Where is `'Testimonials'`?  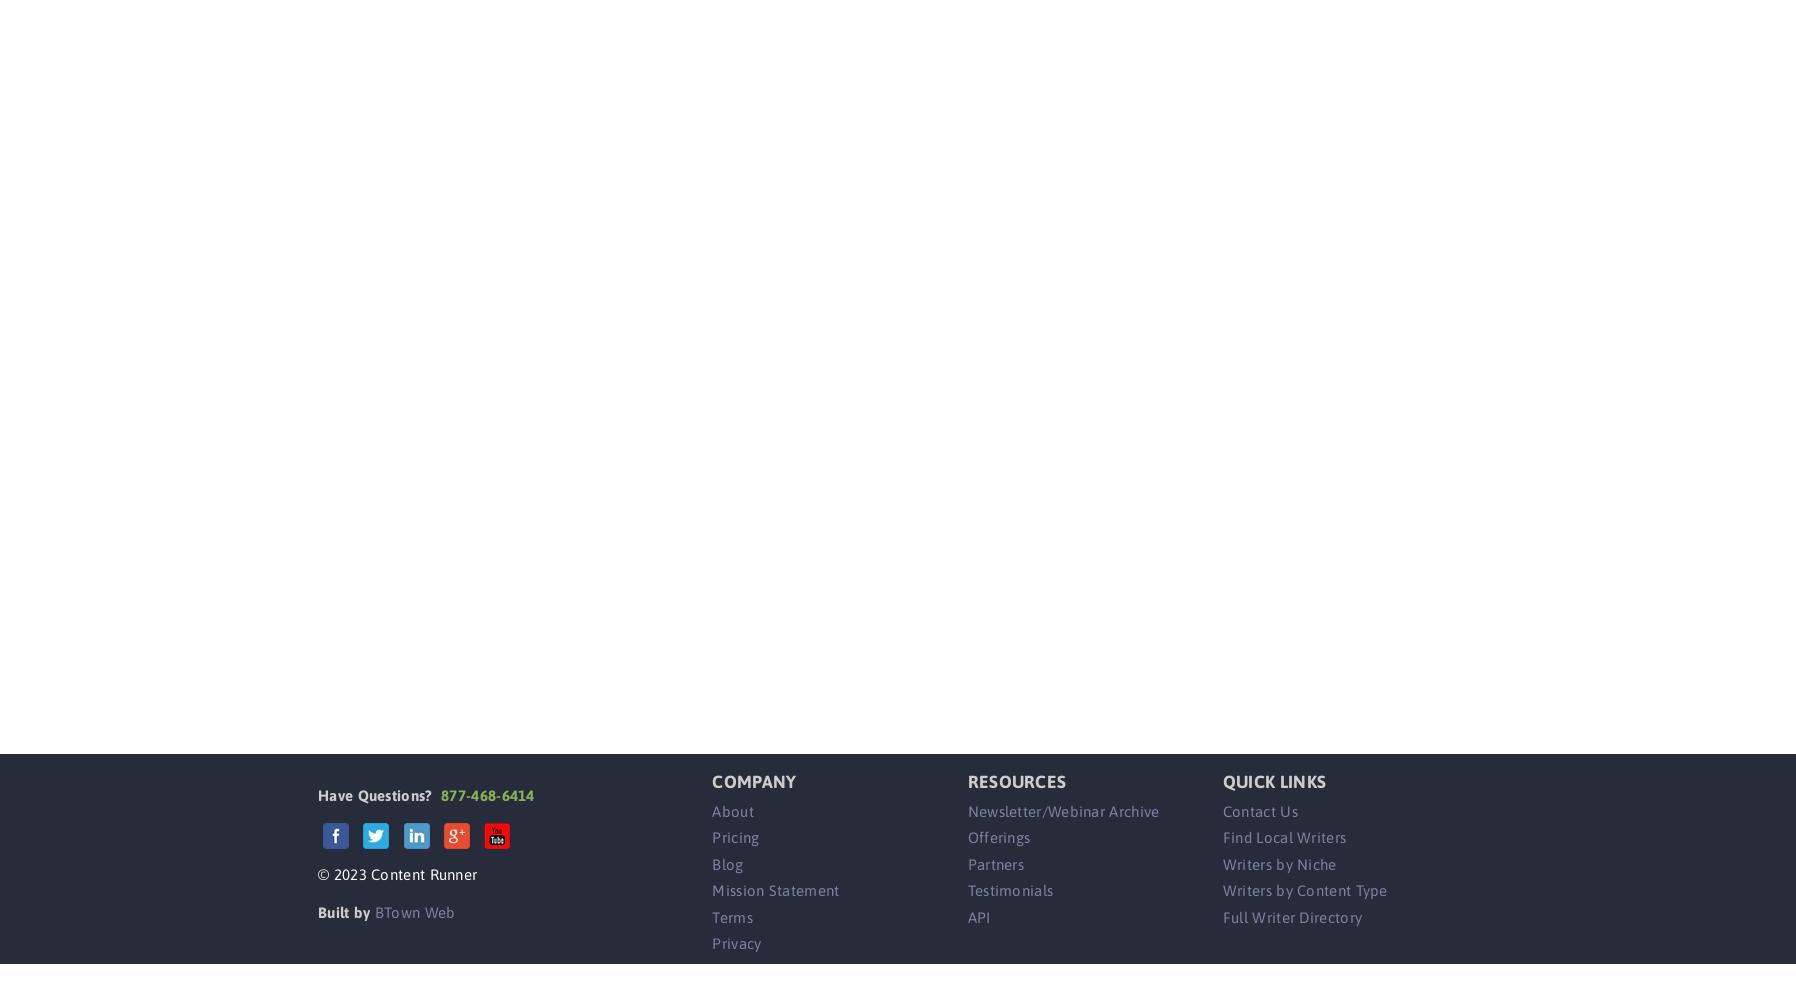 'Testimonials' is located at coordinates (1009, 890).